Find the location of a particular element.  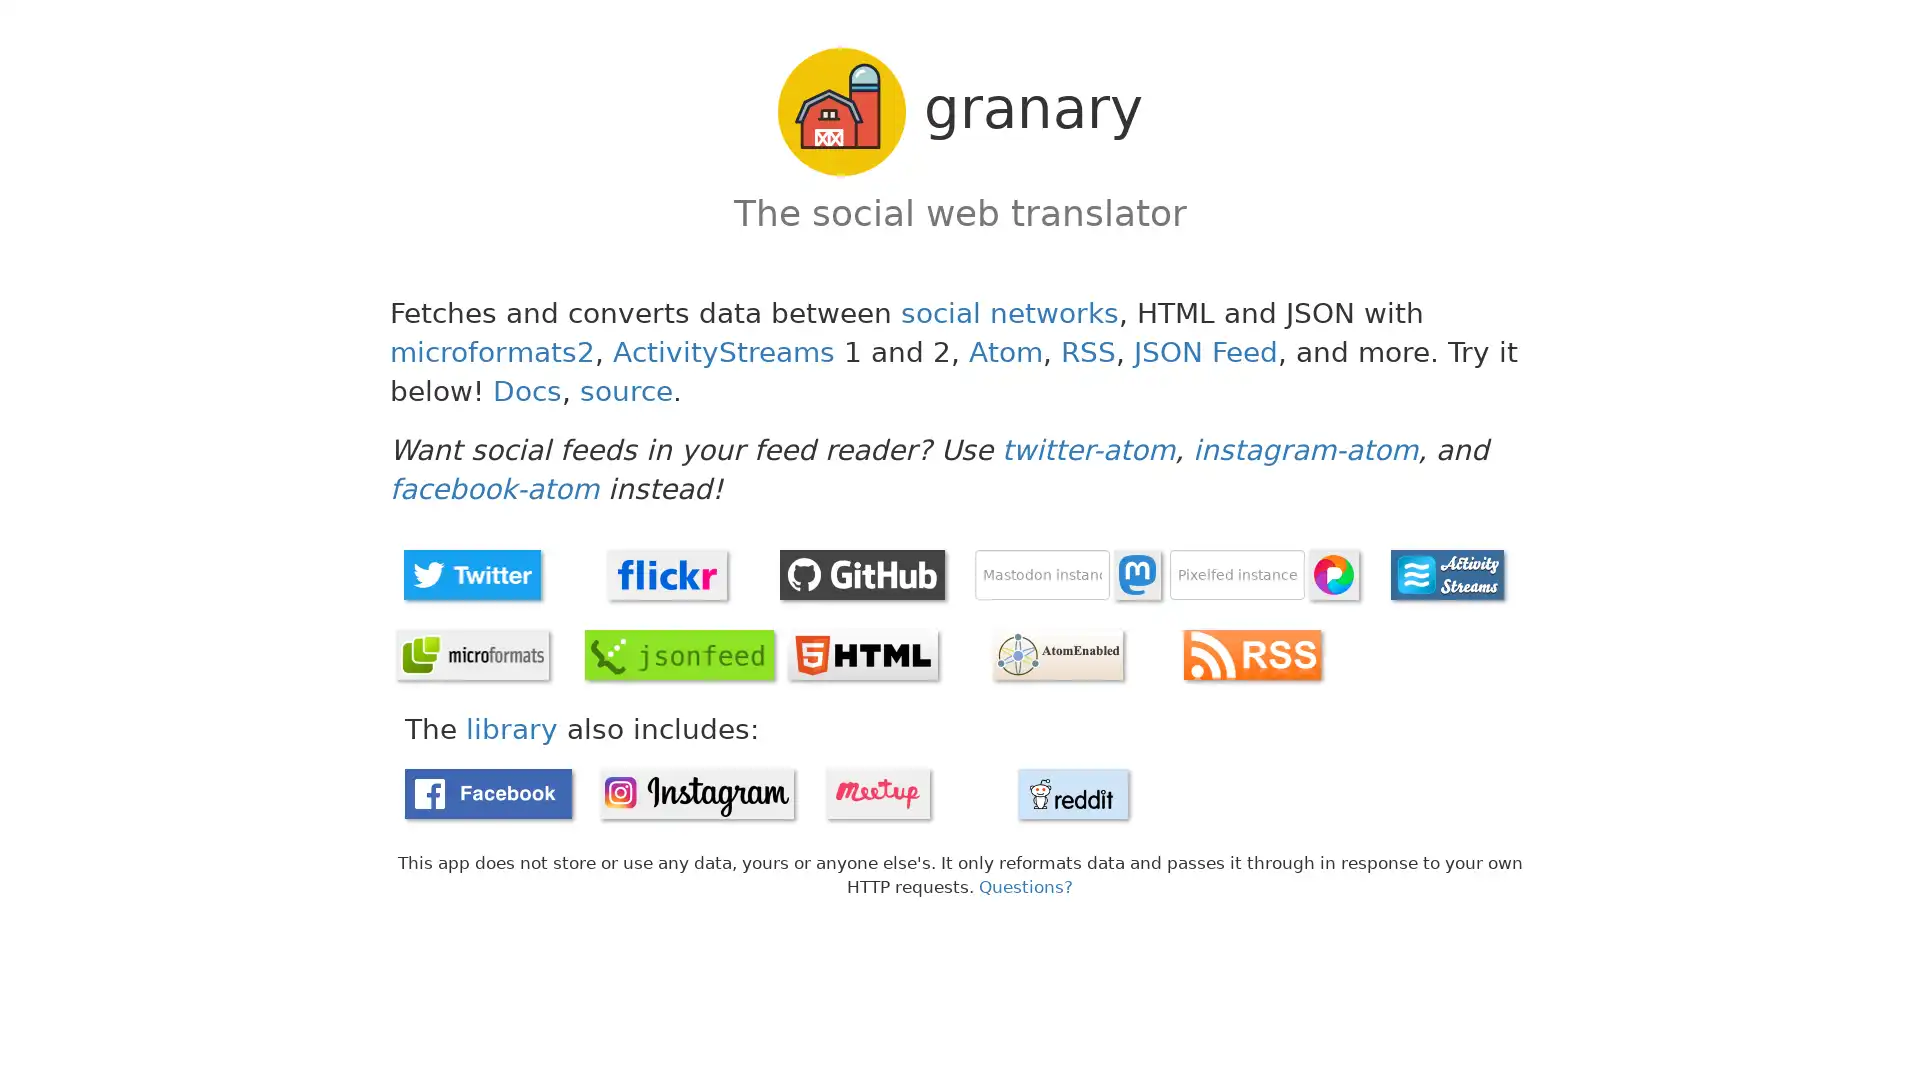

HTML is located at coordinates (862, 654).